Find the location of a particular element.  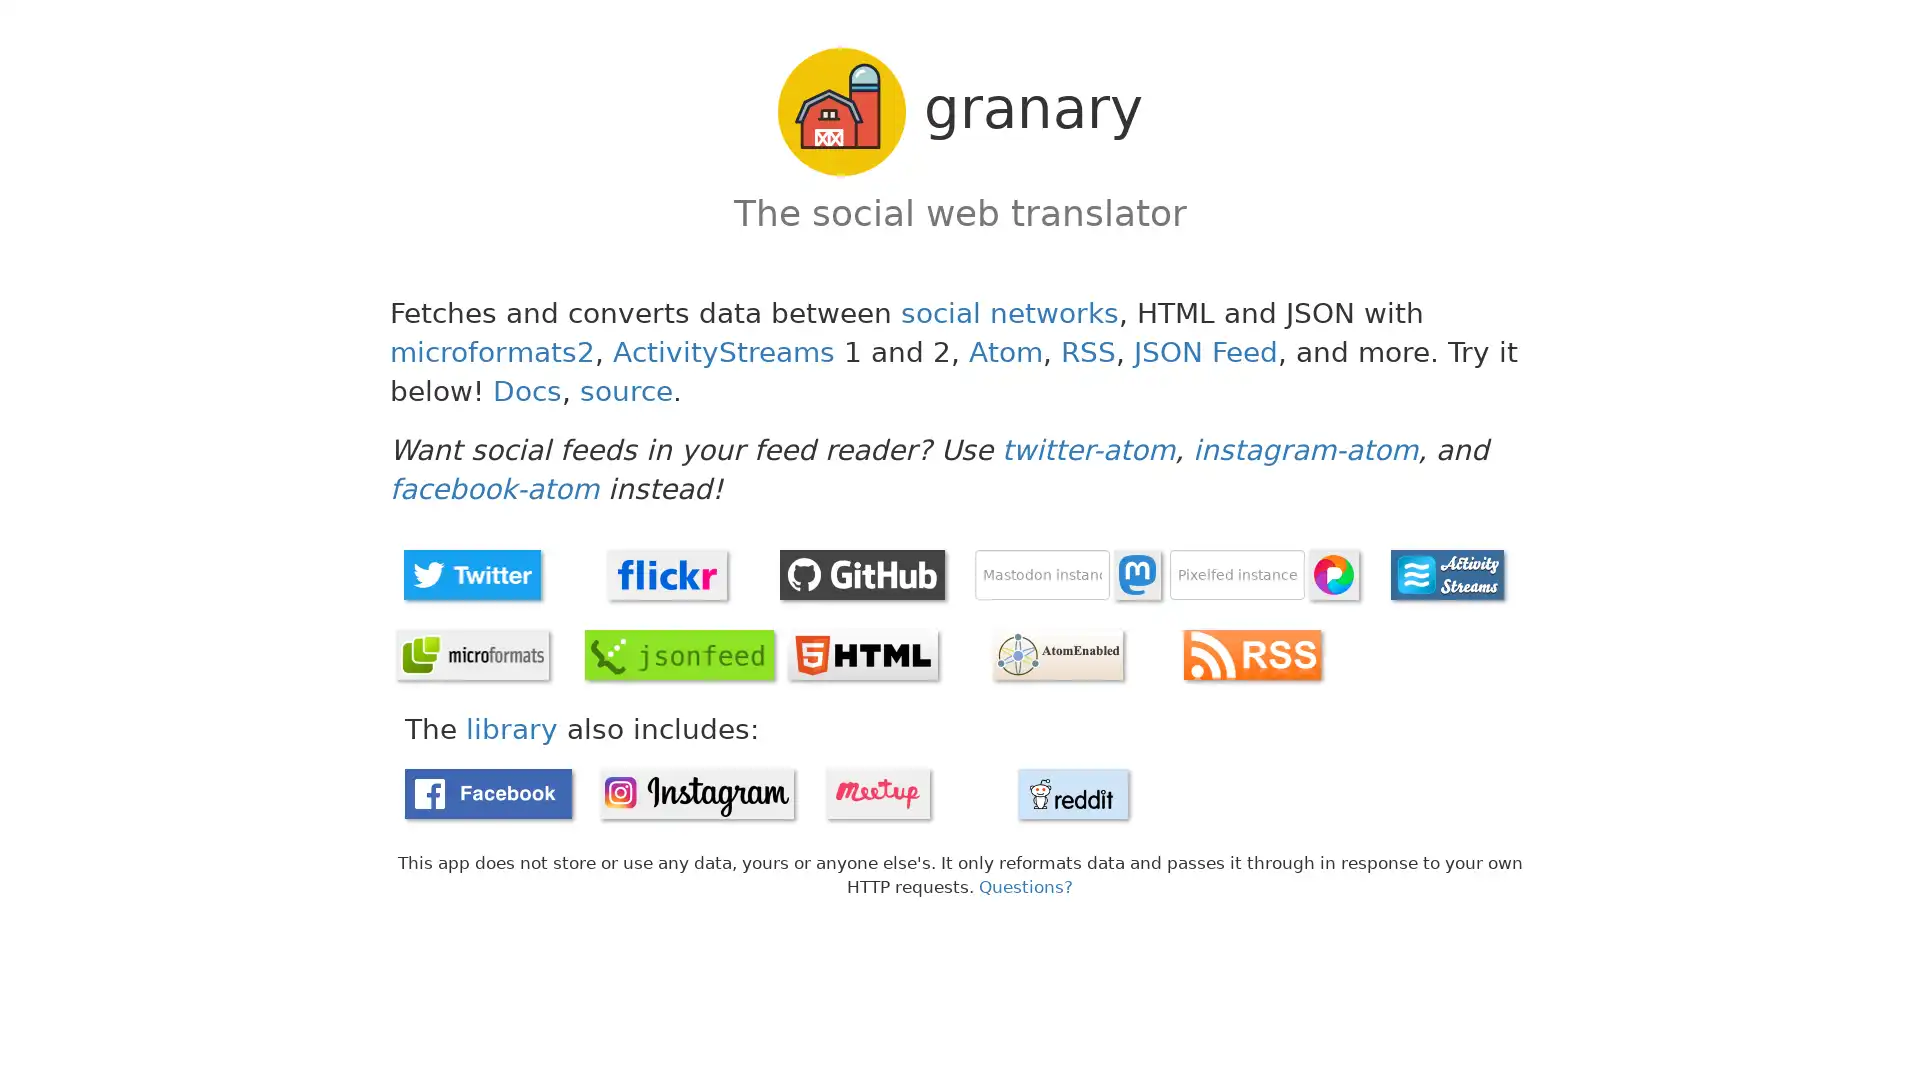

HTML is located at coordinates (862, 654).